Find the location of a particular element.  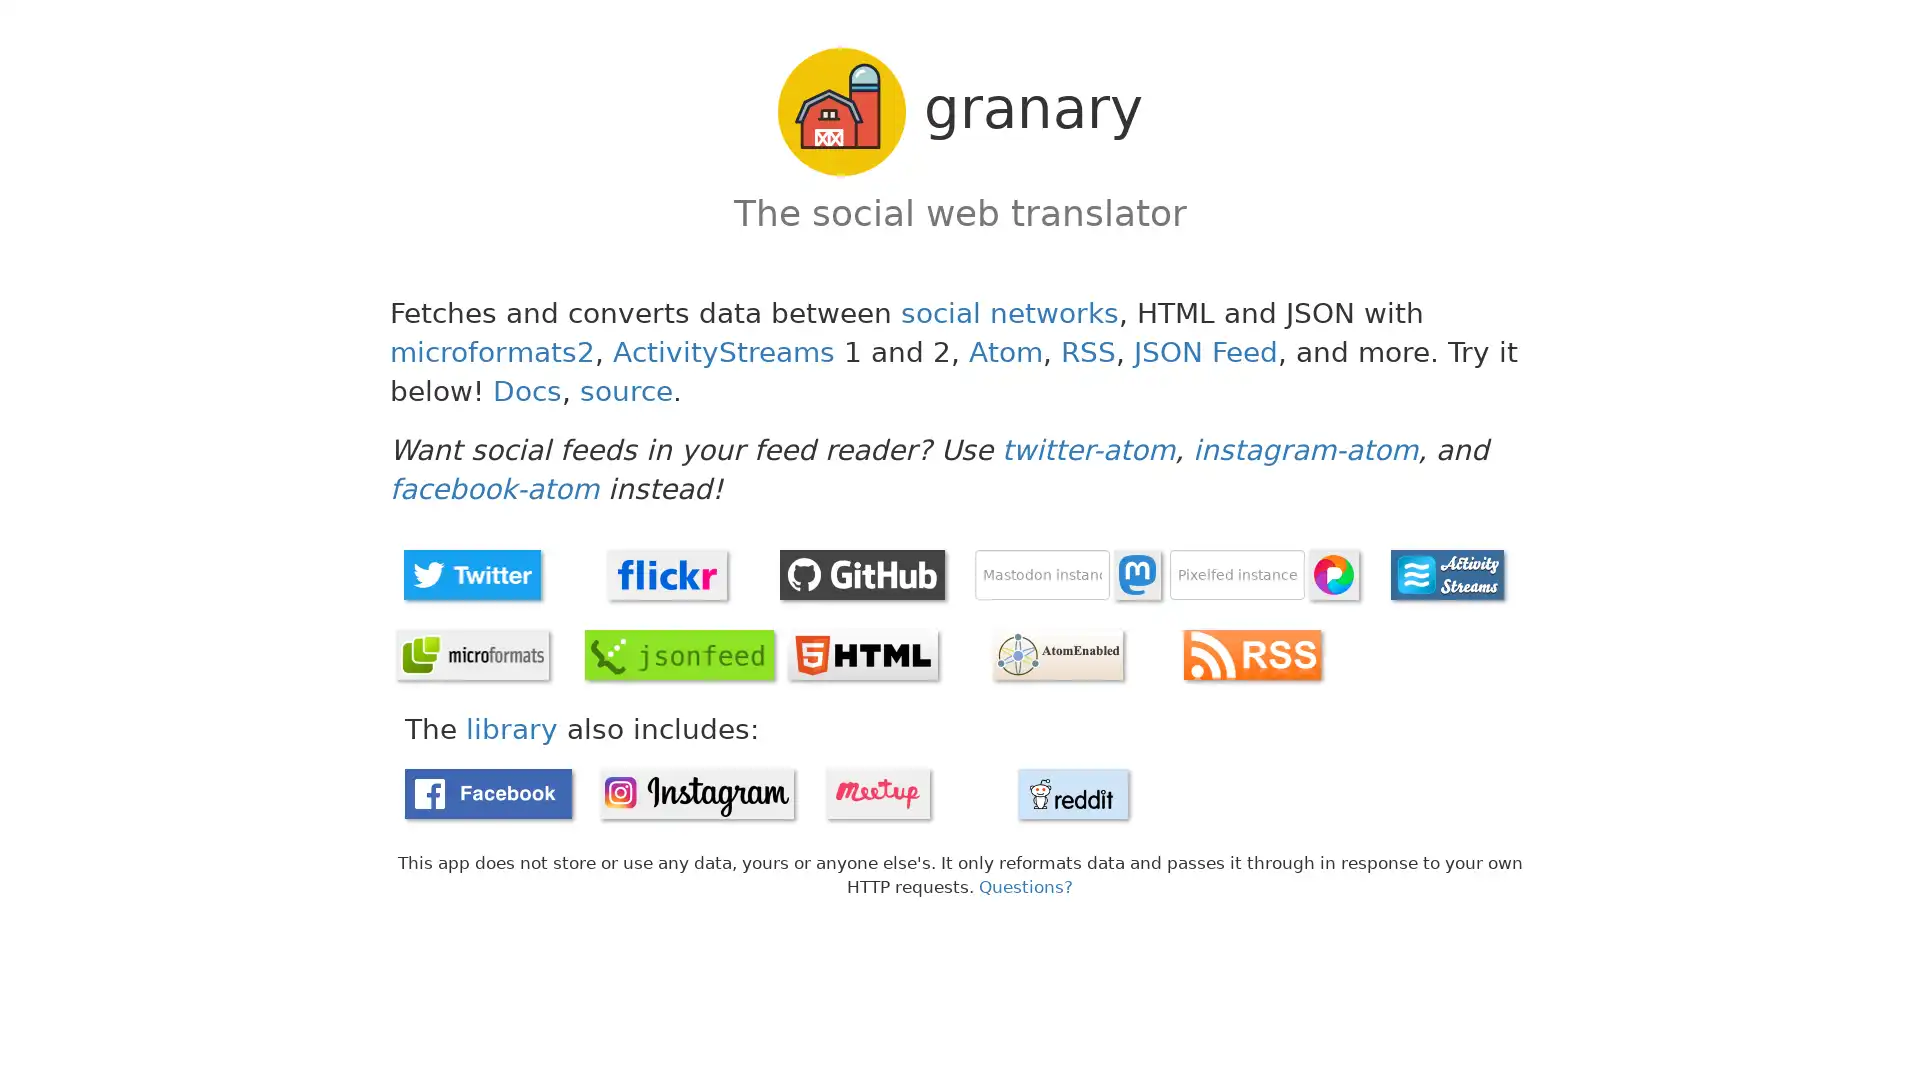

HTML is located at coordinates (862, 654).